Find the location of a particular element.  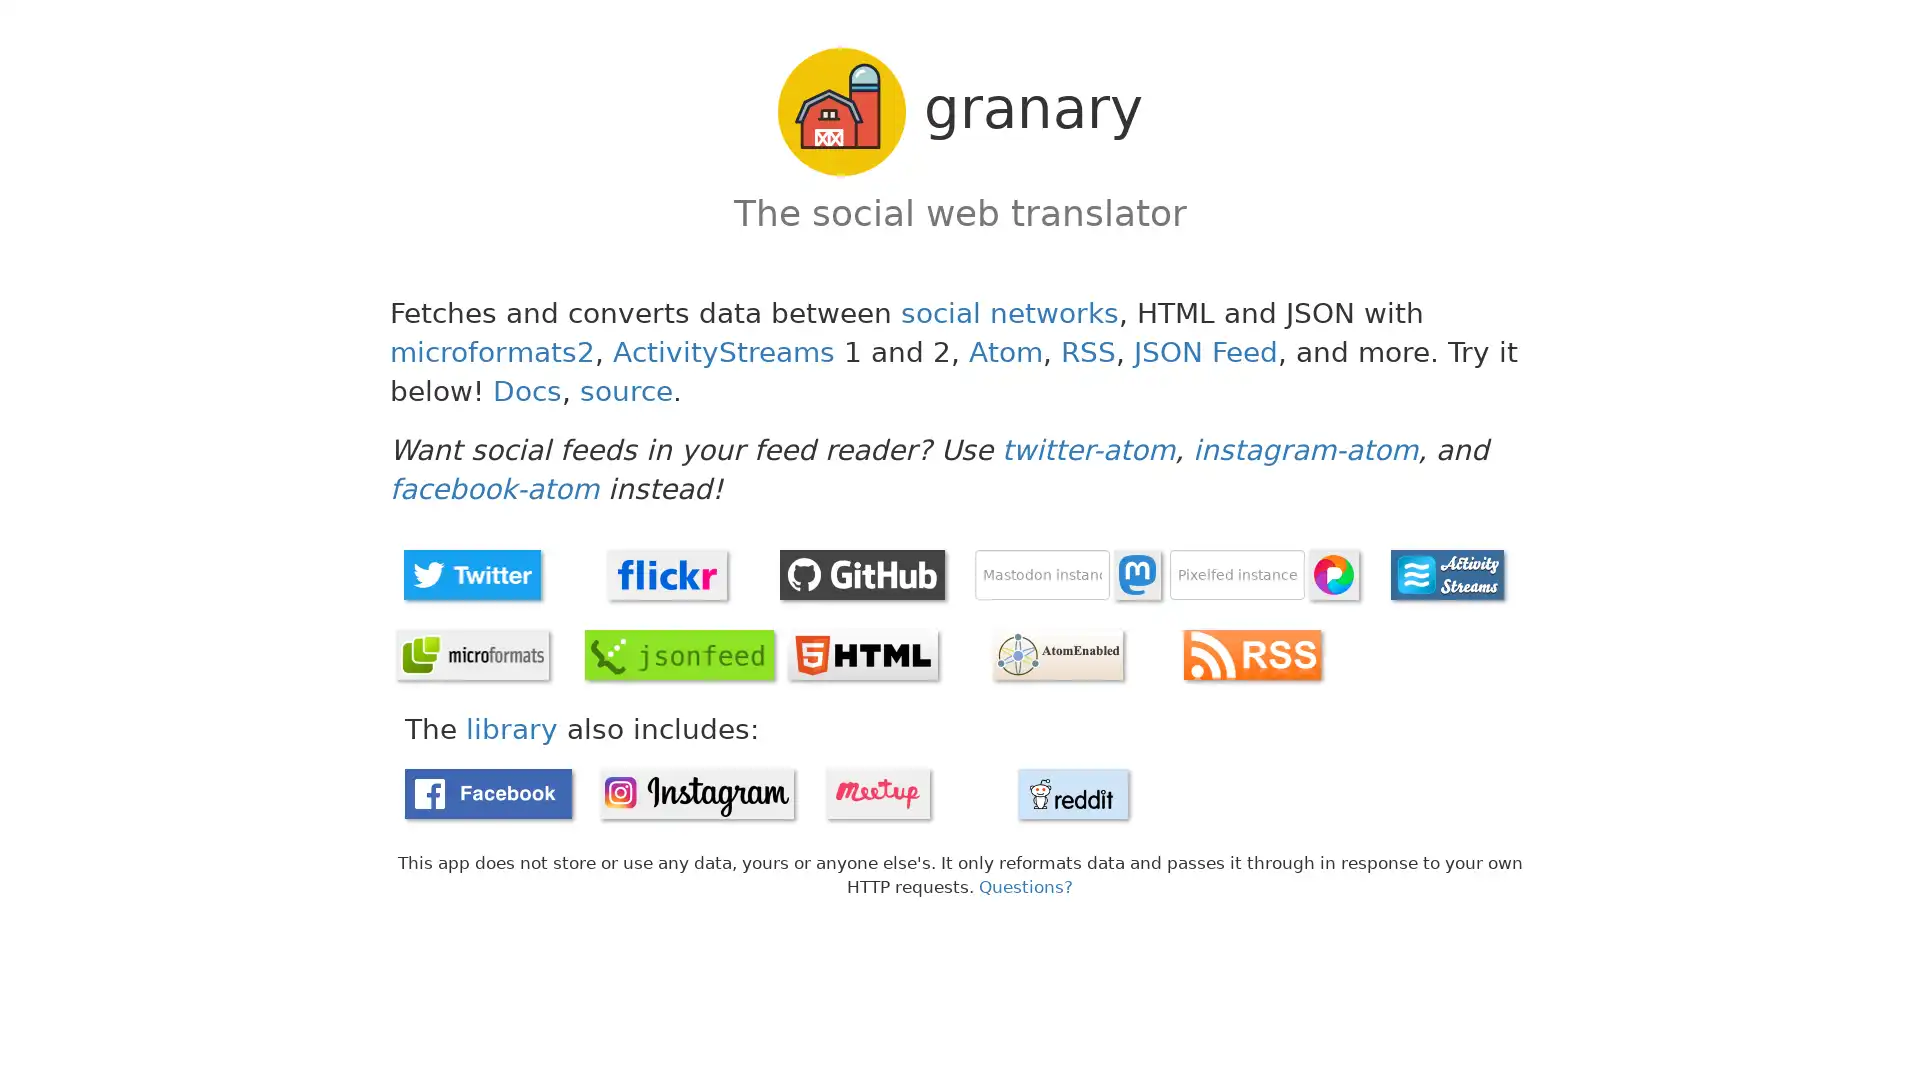

HTML is located at coordinates (862, 654).